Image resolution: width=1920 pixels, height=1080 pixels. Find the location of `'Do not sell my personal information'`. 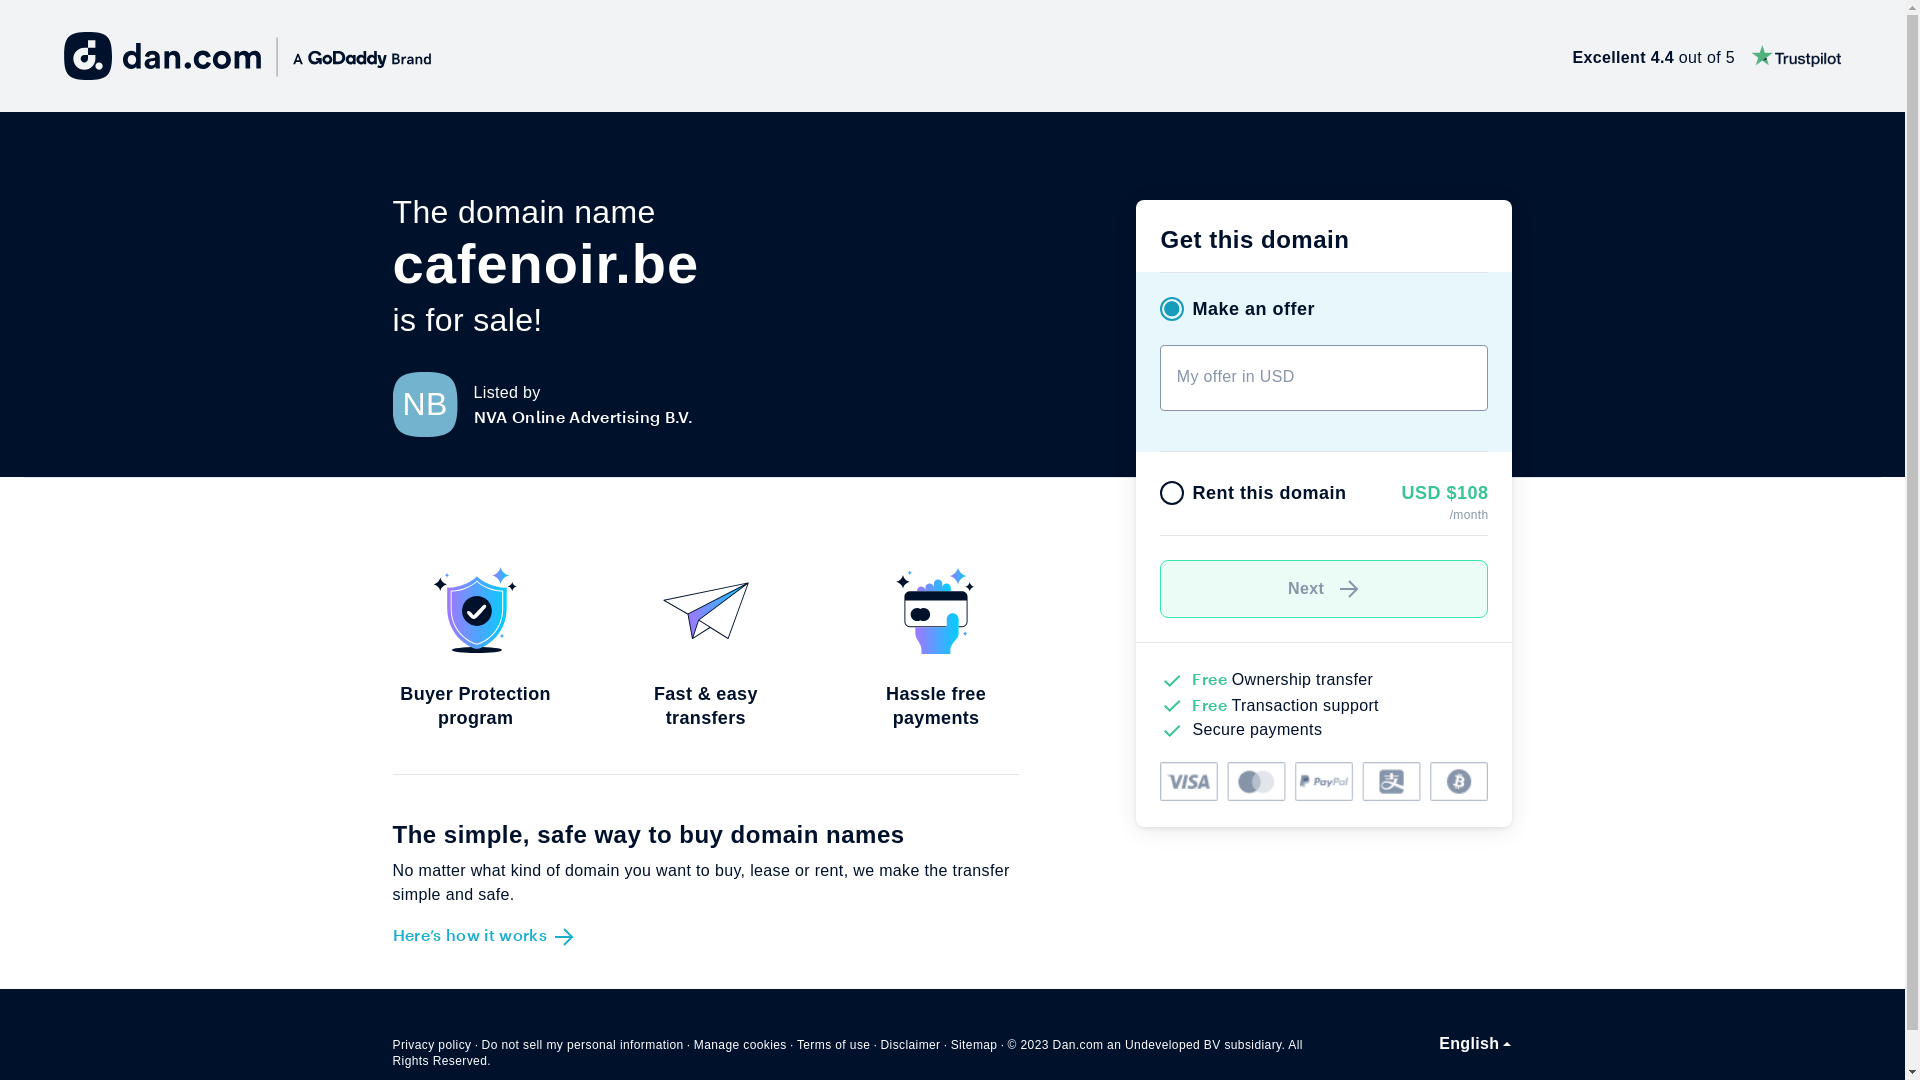

'Do not sell my personal information' is located at coordinates (581, 1044).